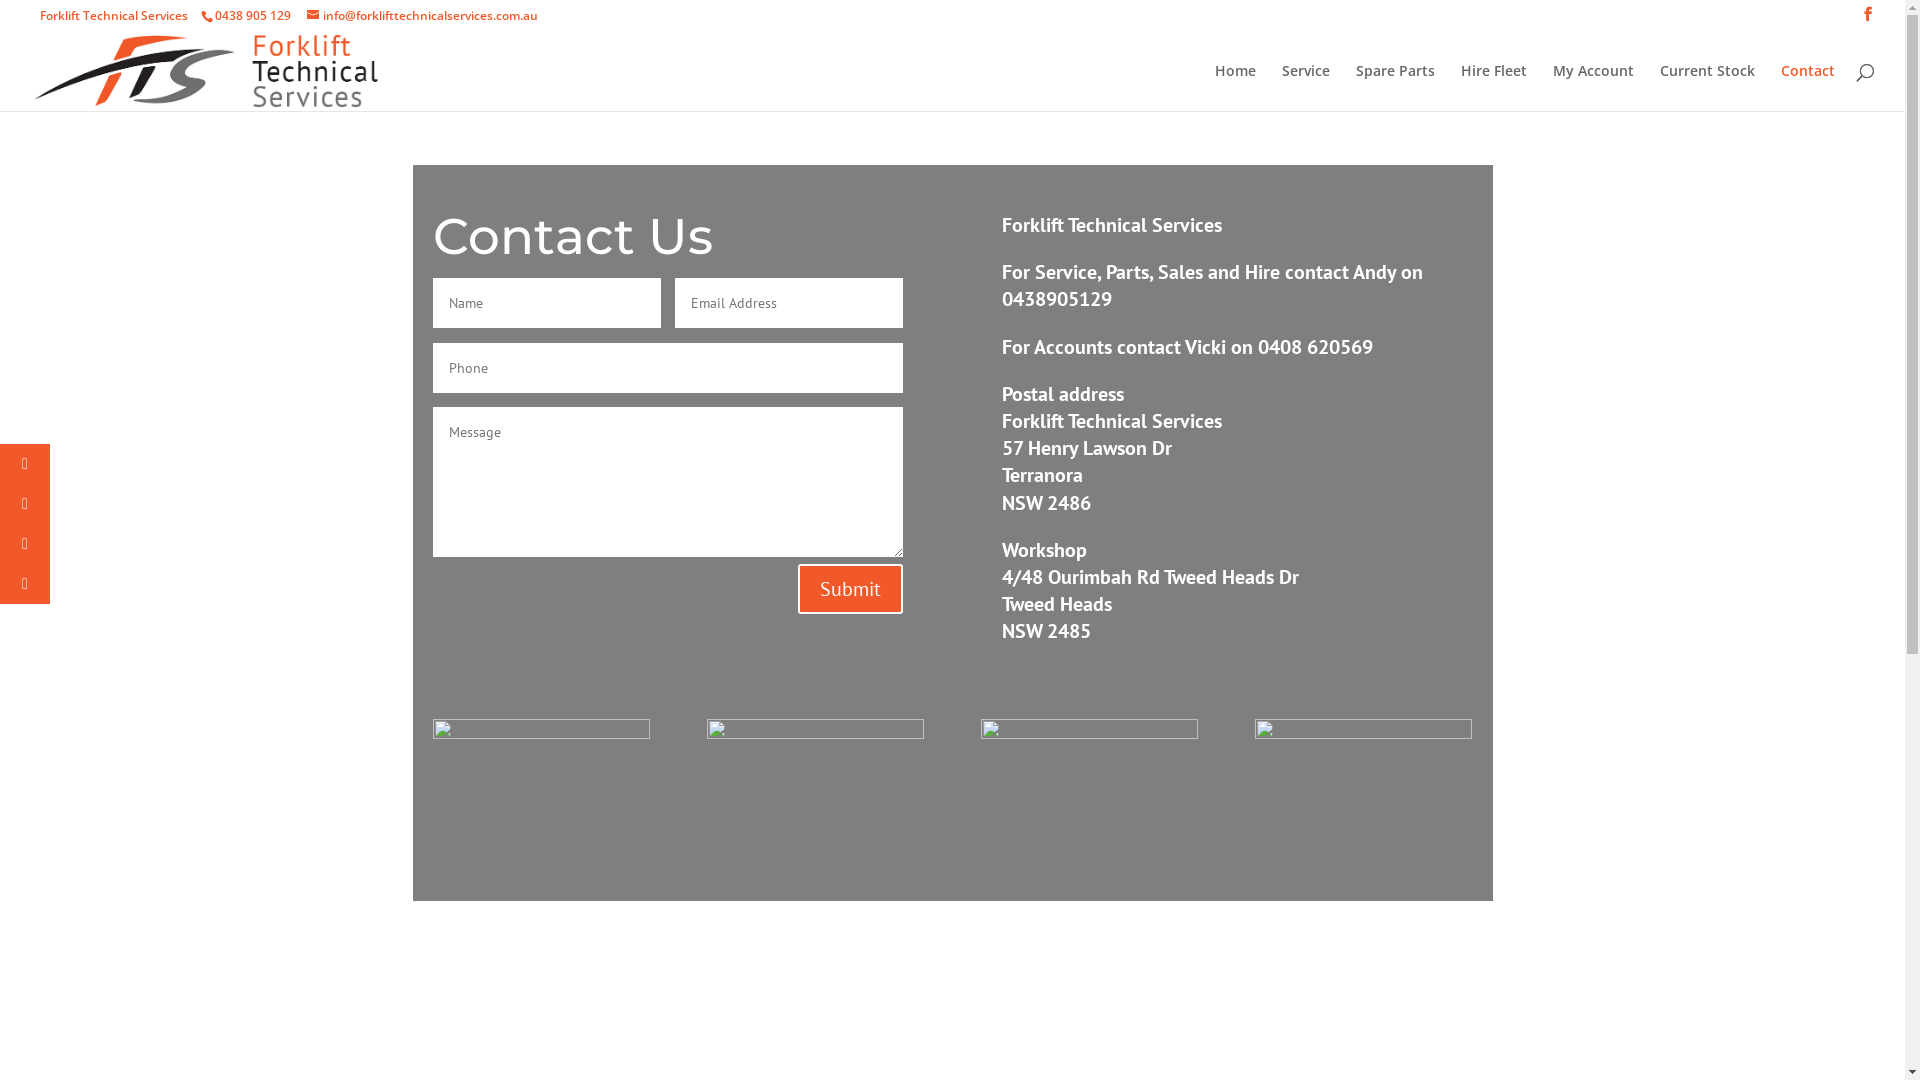 The height and width of the screenshot is (1080, 1920). I want to click on 'Contact', so click(1808, 86).